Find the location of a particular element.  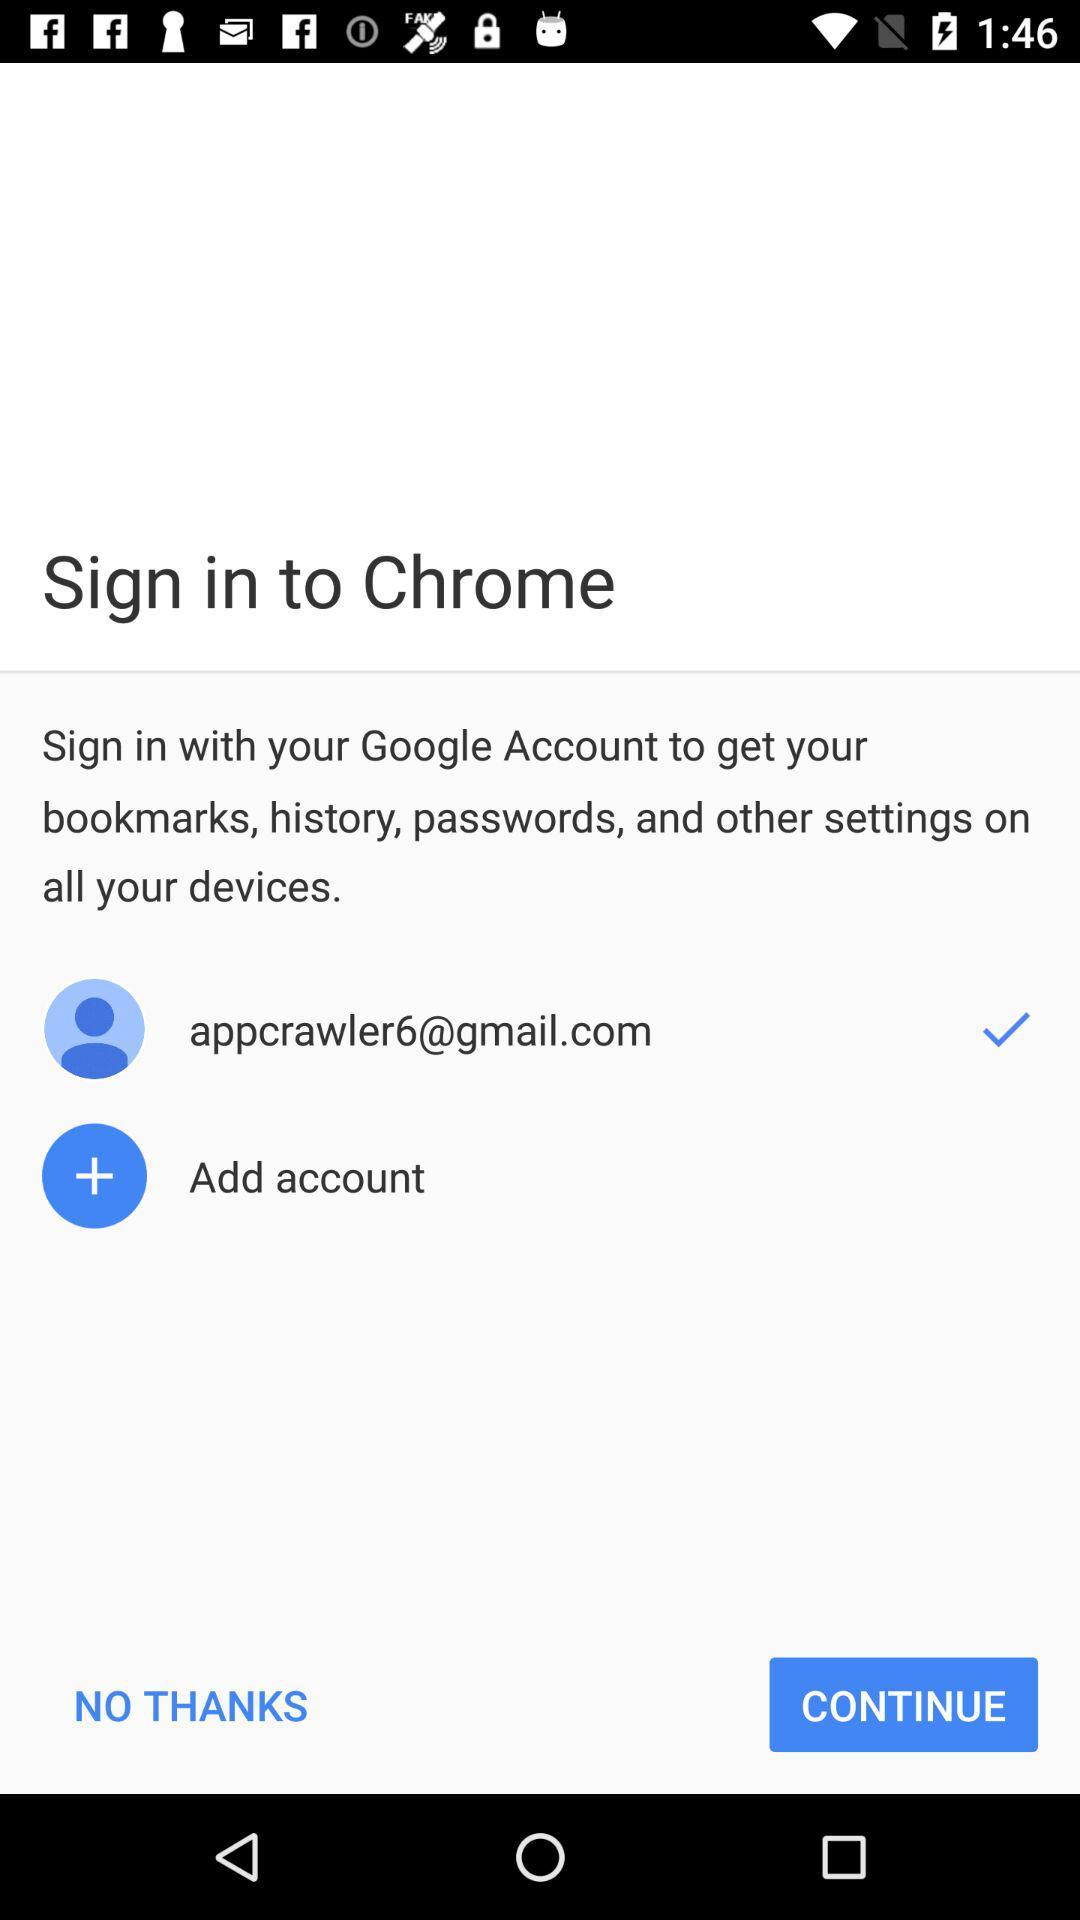

continue icon is located at coordinates (903, 1703).